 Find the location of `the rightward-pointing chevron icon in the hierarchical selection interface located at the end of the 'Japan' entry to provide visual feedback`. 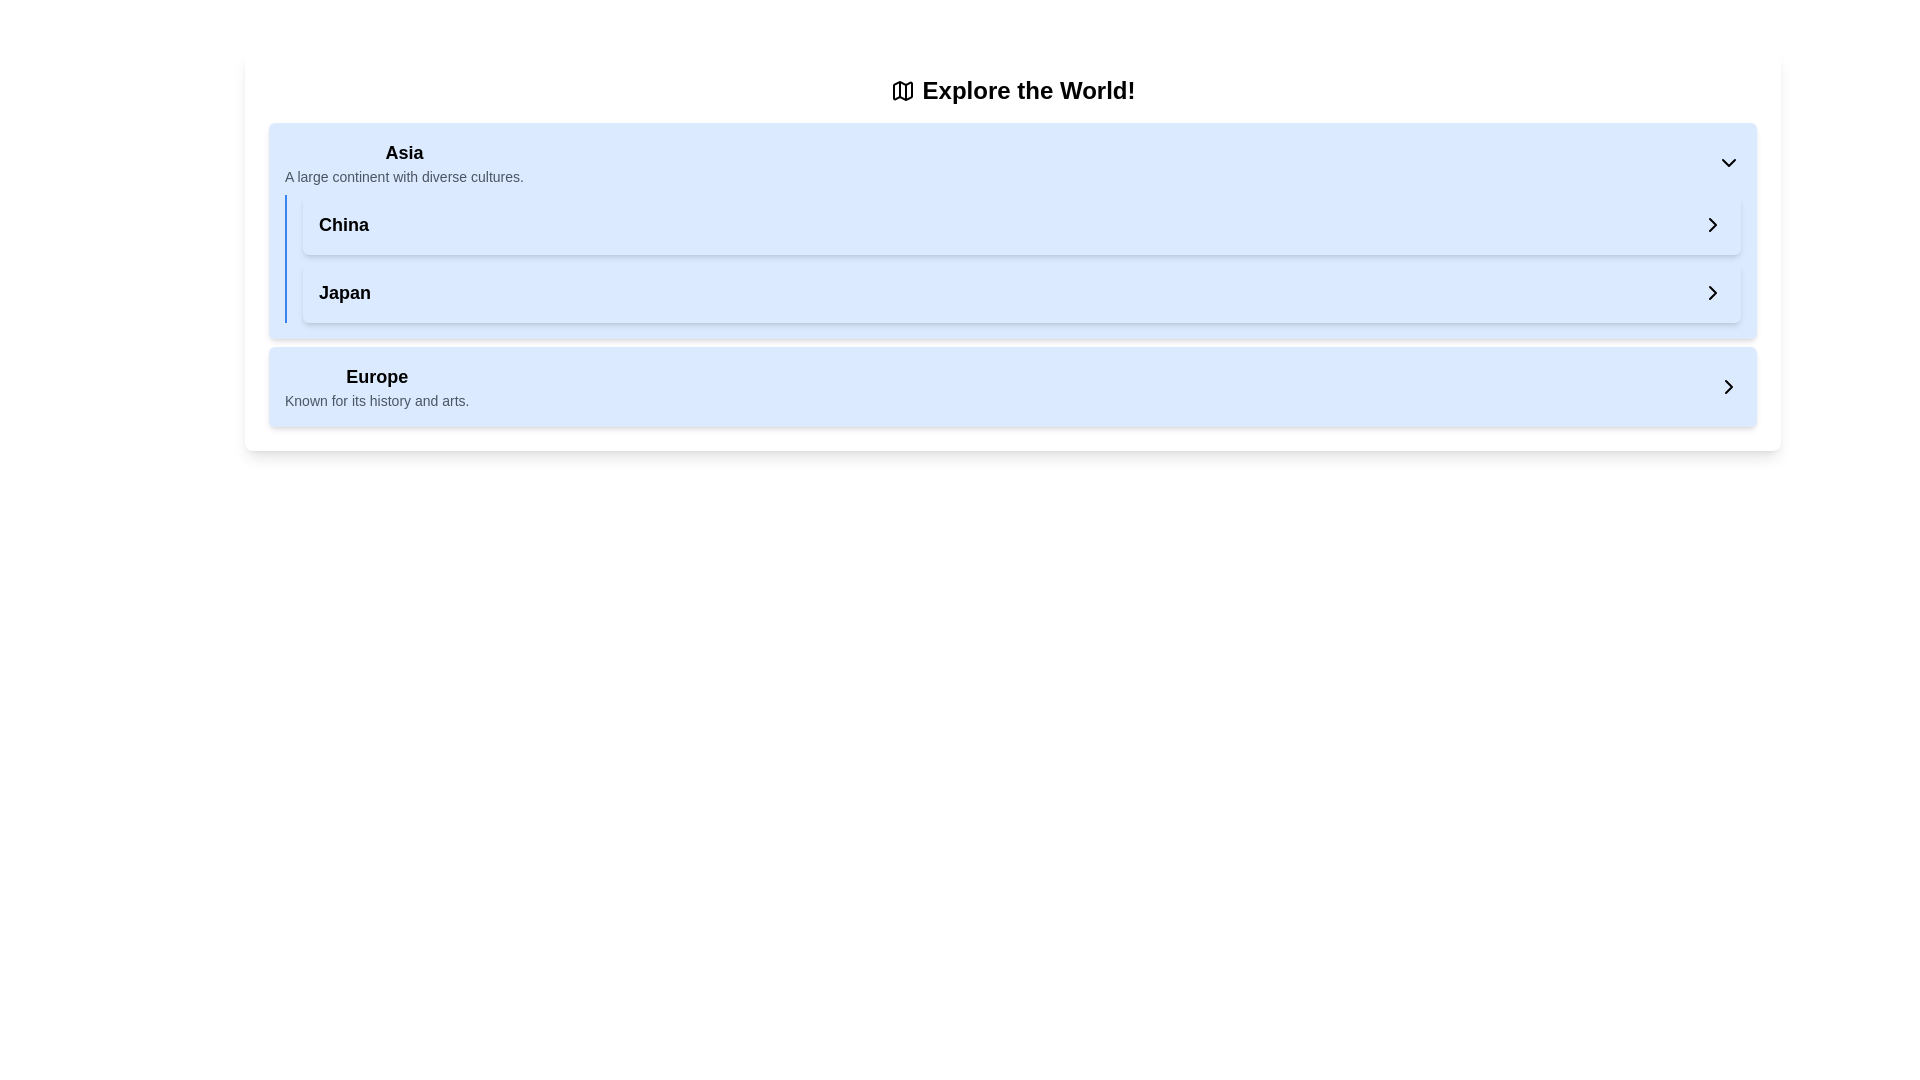

the rightward-pointing chevron icon in the hierarchical selection interface located at the end of the 'Japan' entry to provide visual feedback is located at coordinates (1712, 224).